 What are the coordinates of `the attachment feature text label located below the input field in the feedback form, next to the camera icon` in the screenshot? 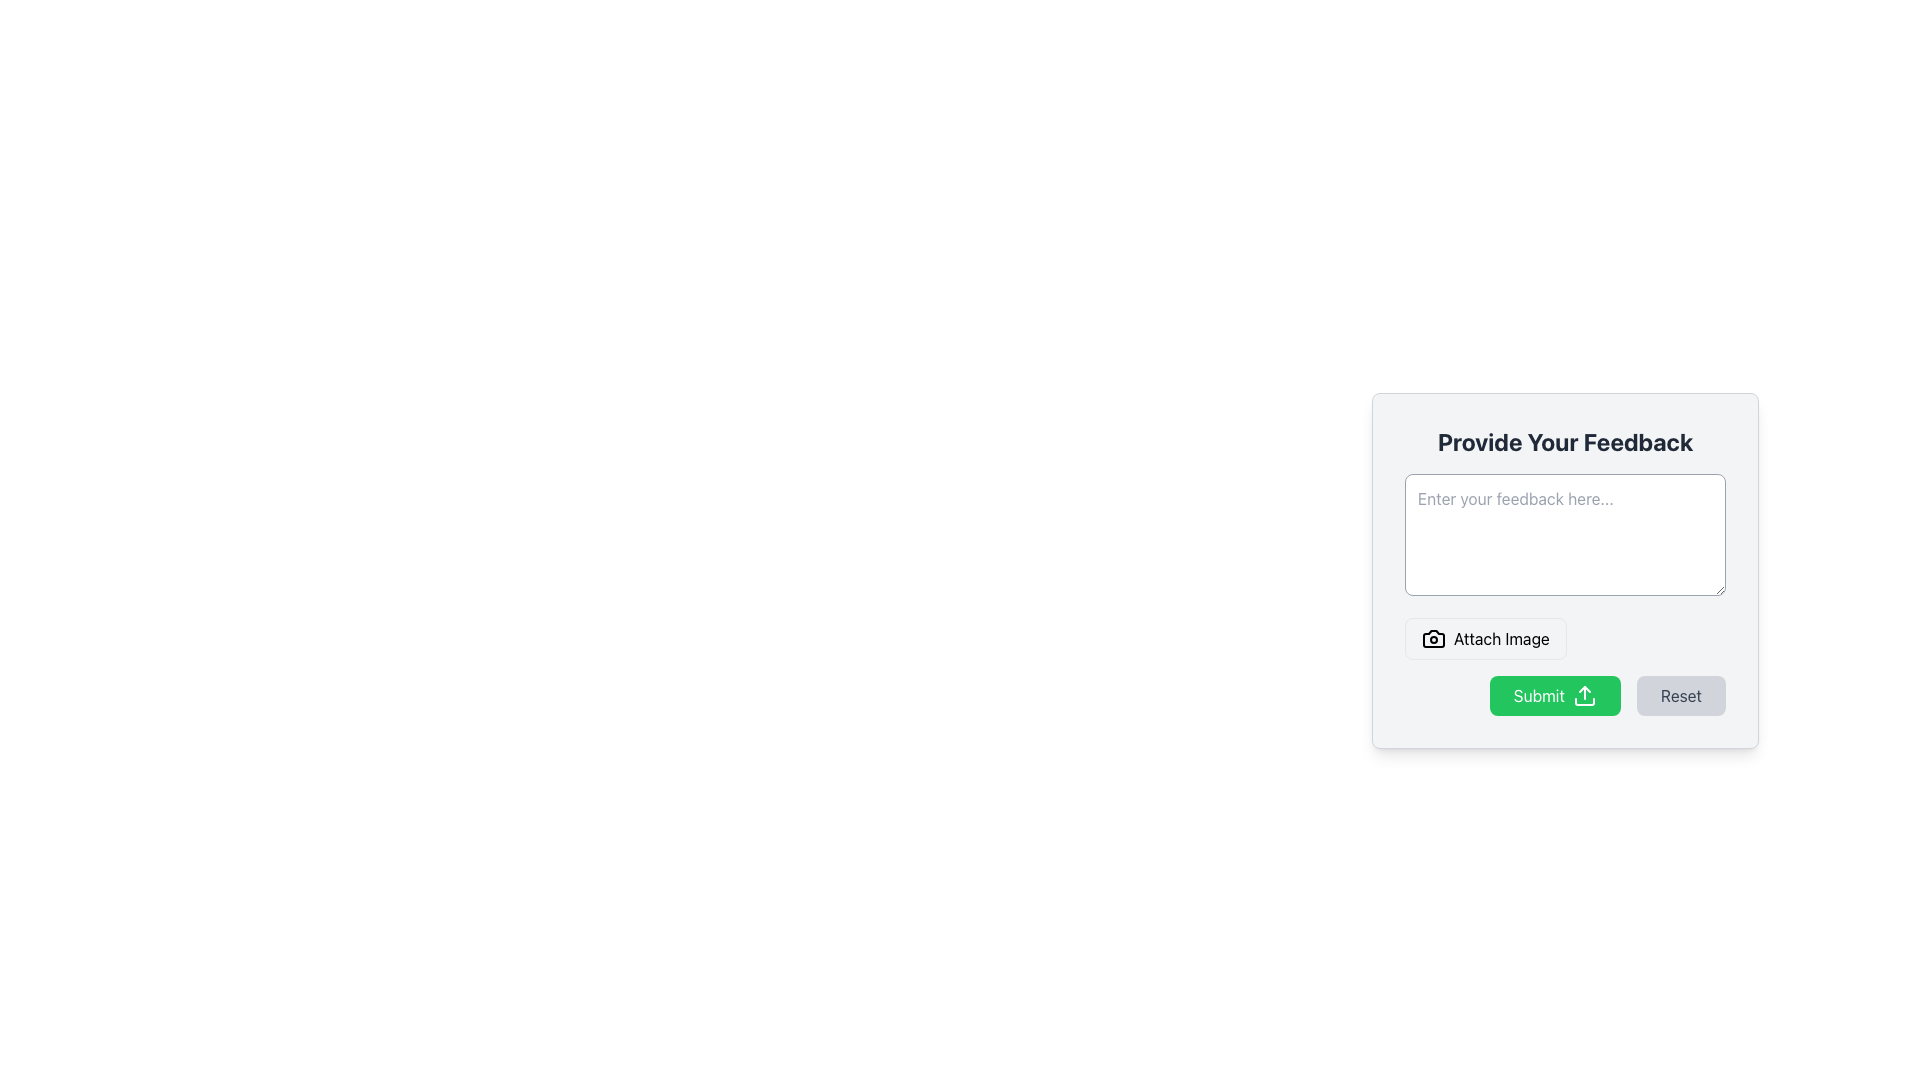 It's located at (1501, 639).